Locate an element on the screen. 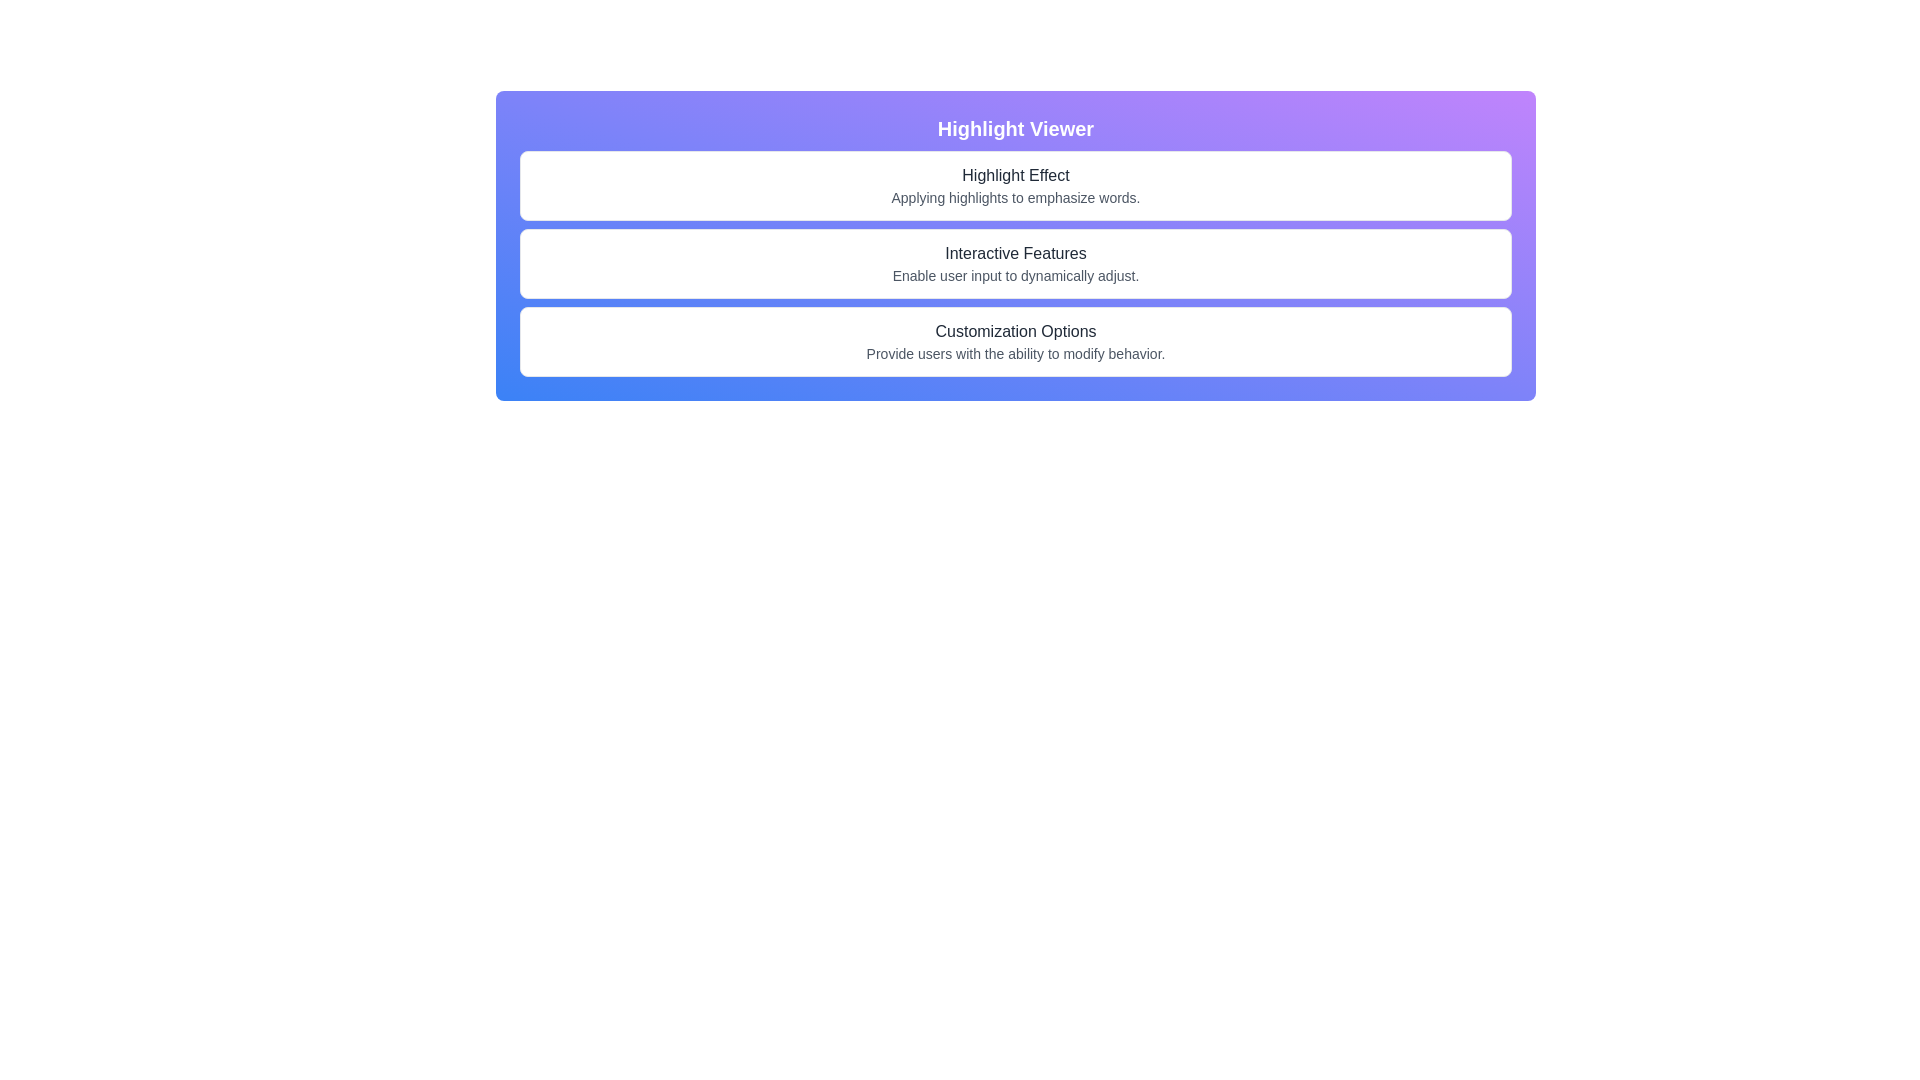  the second character 'n' in the label 'Interactive Features', which is part of the displayed text in the user interface is located at coordinates (953, 252).